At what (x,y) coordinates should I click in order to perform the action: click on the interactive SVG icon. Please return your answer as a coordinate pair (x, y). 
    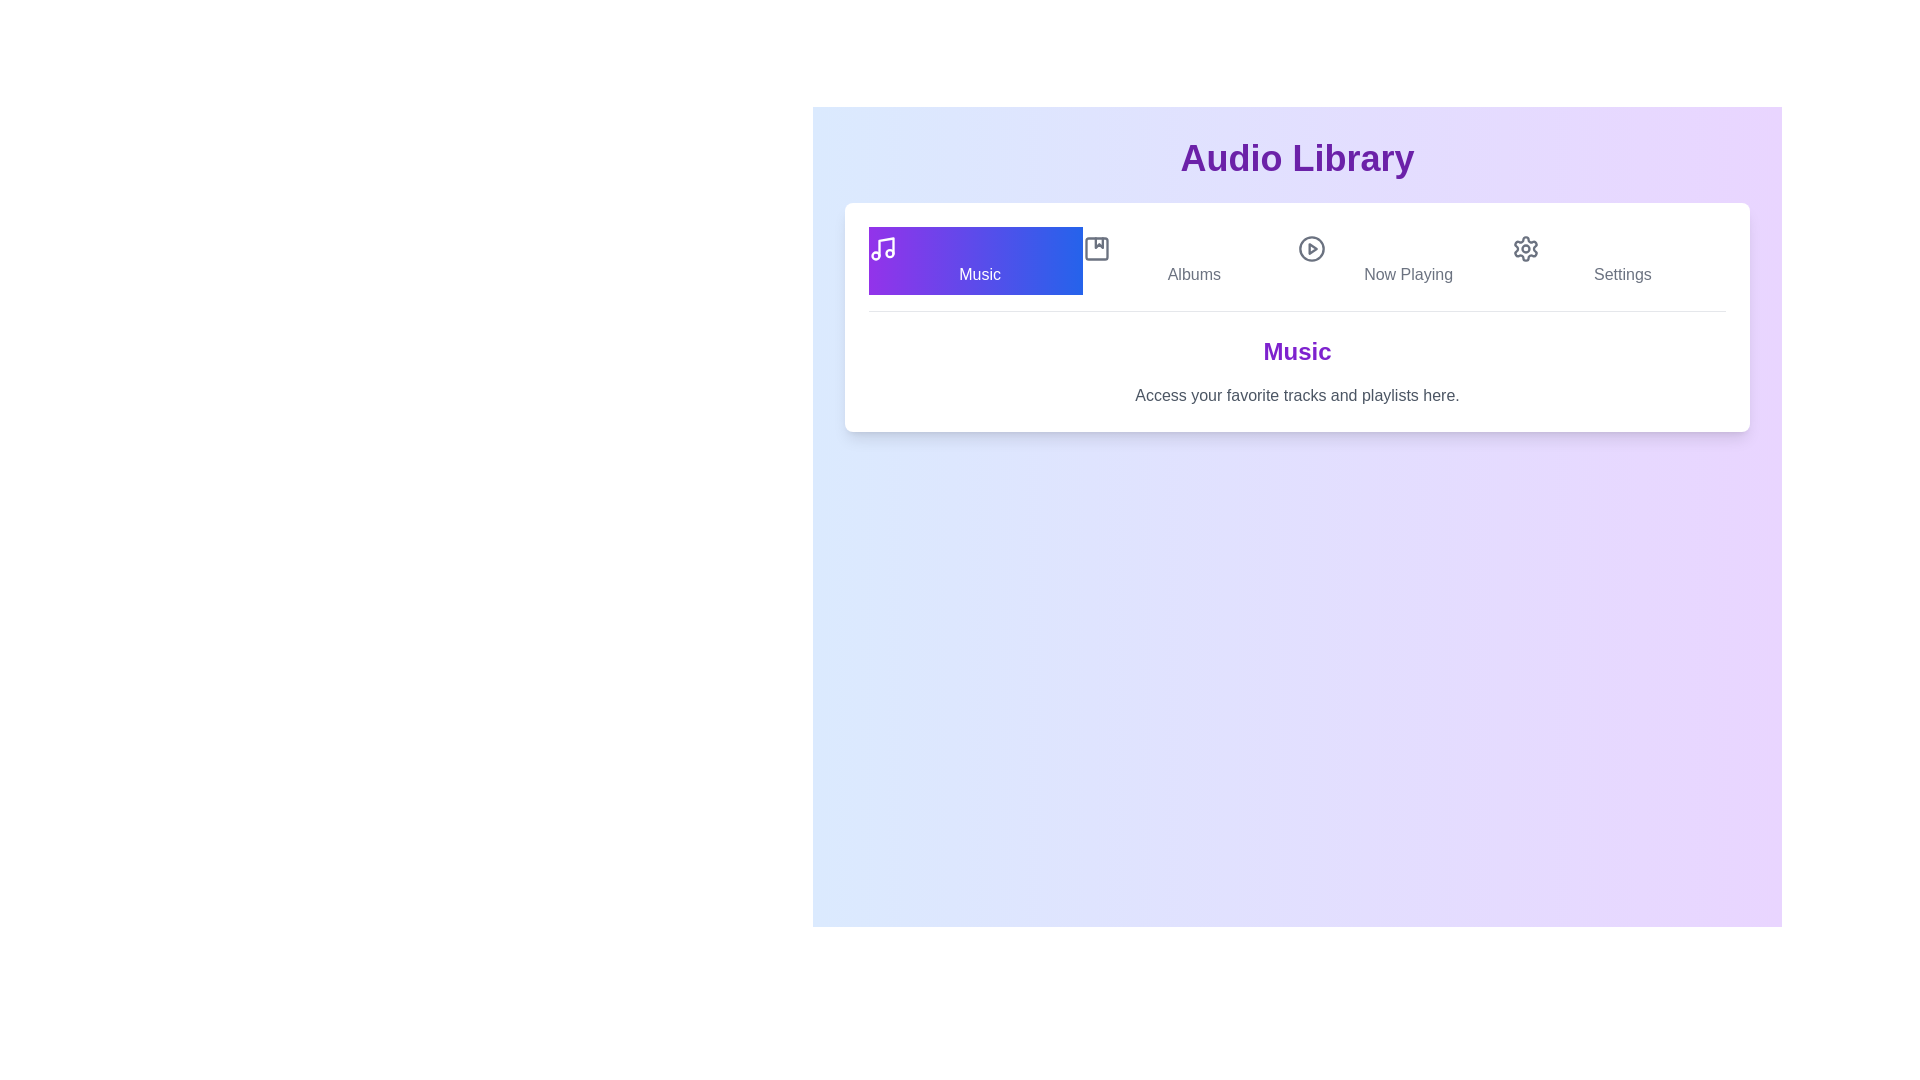
    Looking at the image, I should click on (1096, 248).